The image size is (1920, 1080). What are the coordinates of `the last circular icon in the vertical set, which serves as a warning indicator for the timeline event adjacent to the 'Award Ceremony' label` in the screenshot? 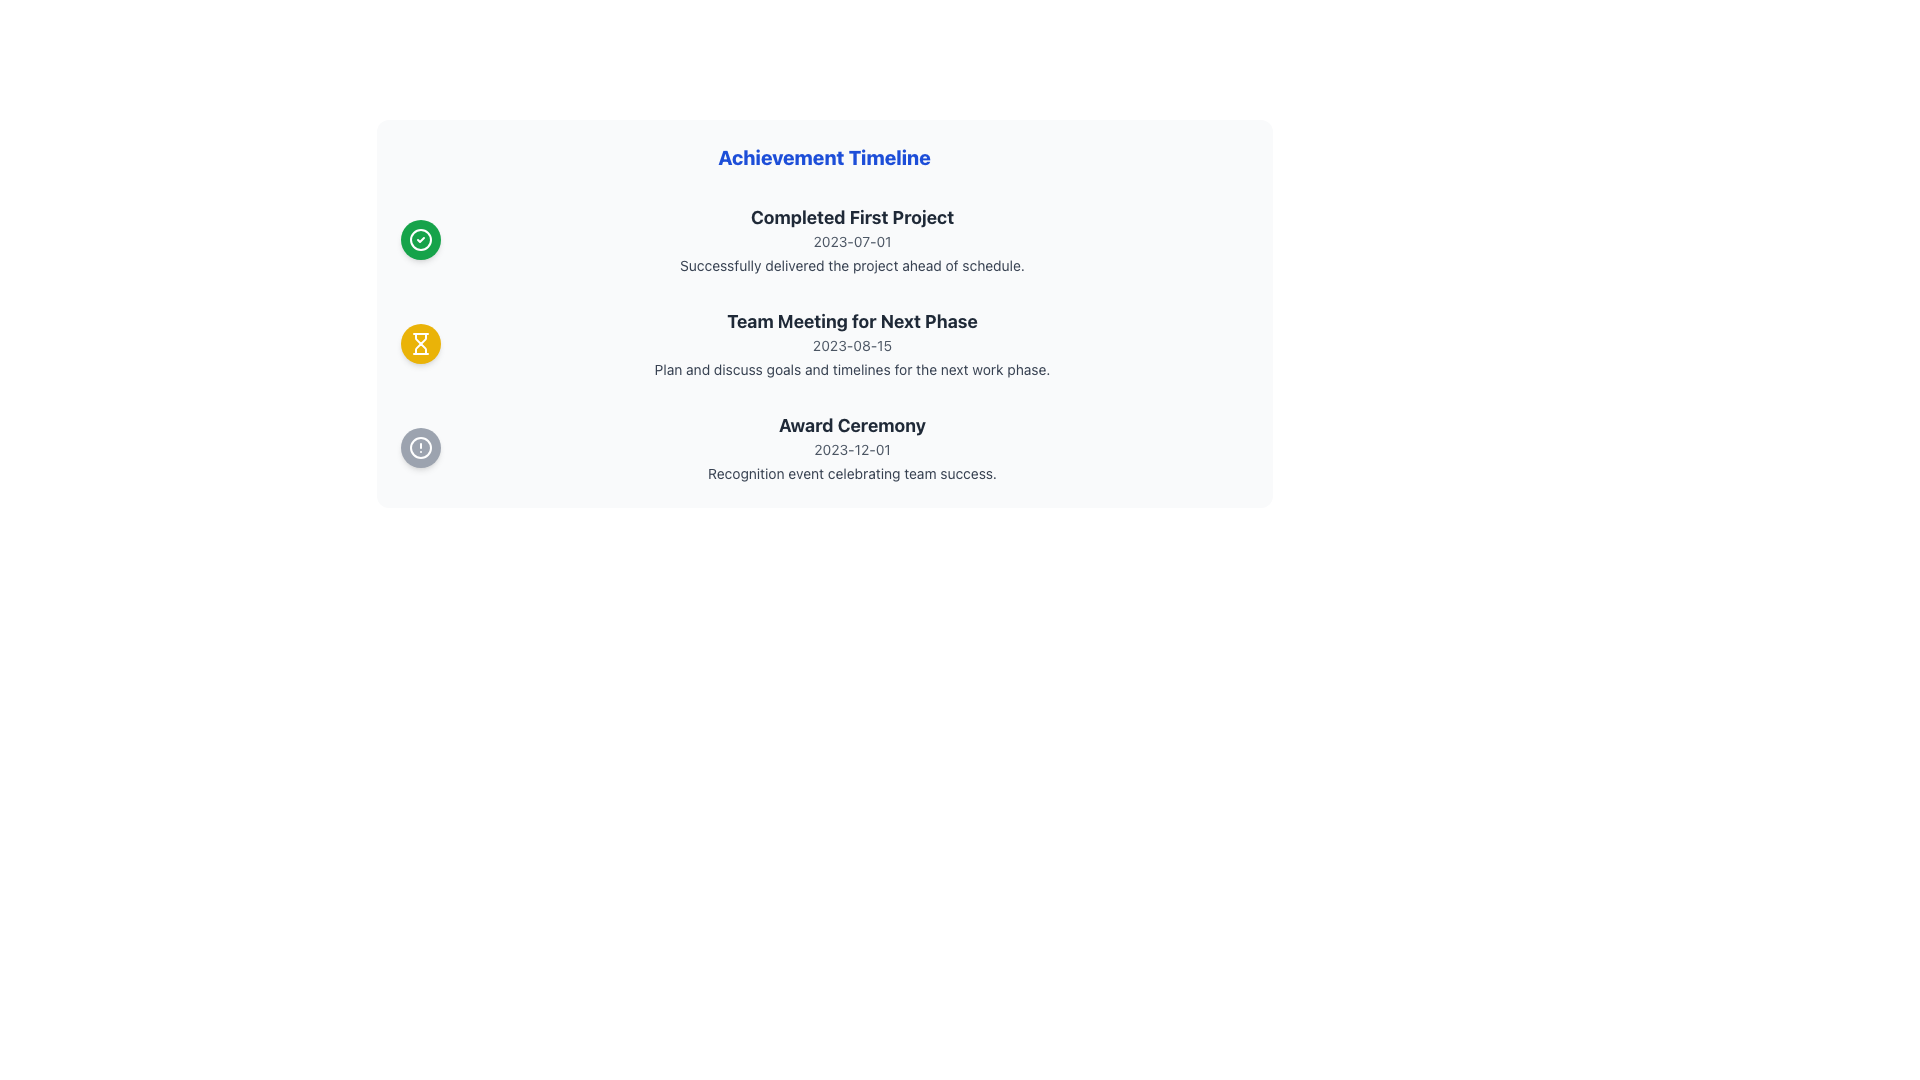 It's located at (419, 446).